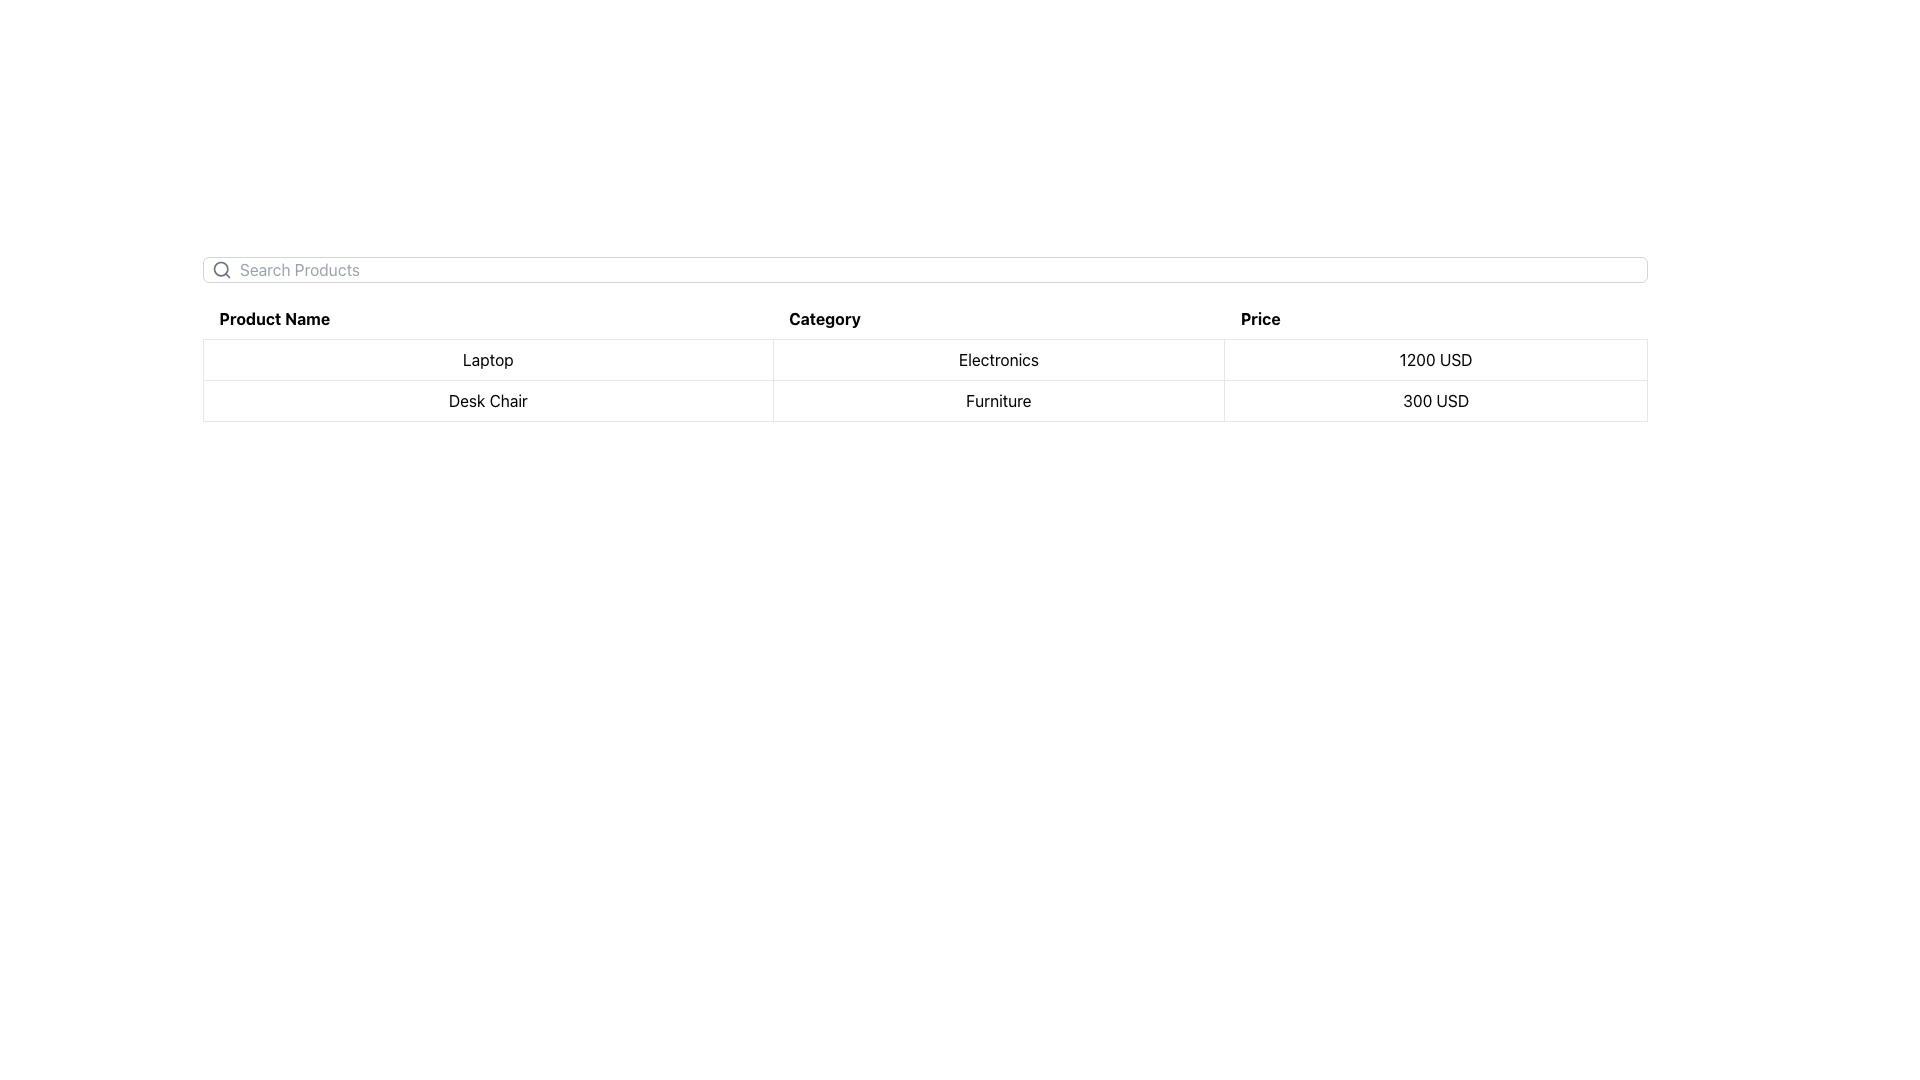 The width and height of the screenshot is (1920, 1080). Describe the element at coordinates (221, 270) in the screenshot. I see `the magnifying glass icon, which represents the search functionality, located to the left of the input field to initiate a search` at that location.